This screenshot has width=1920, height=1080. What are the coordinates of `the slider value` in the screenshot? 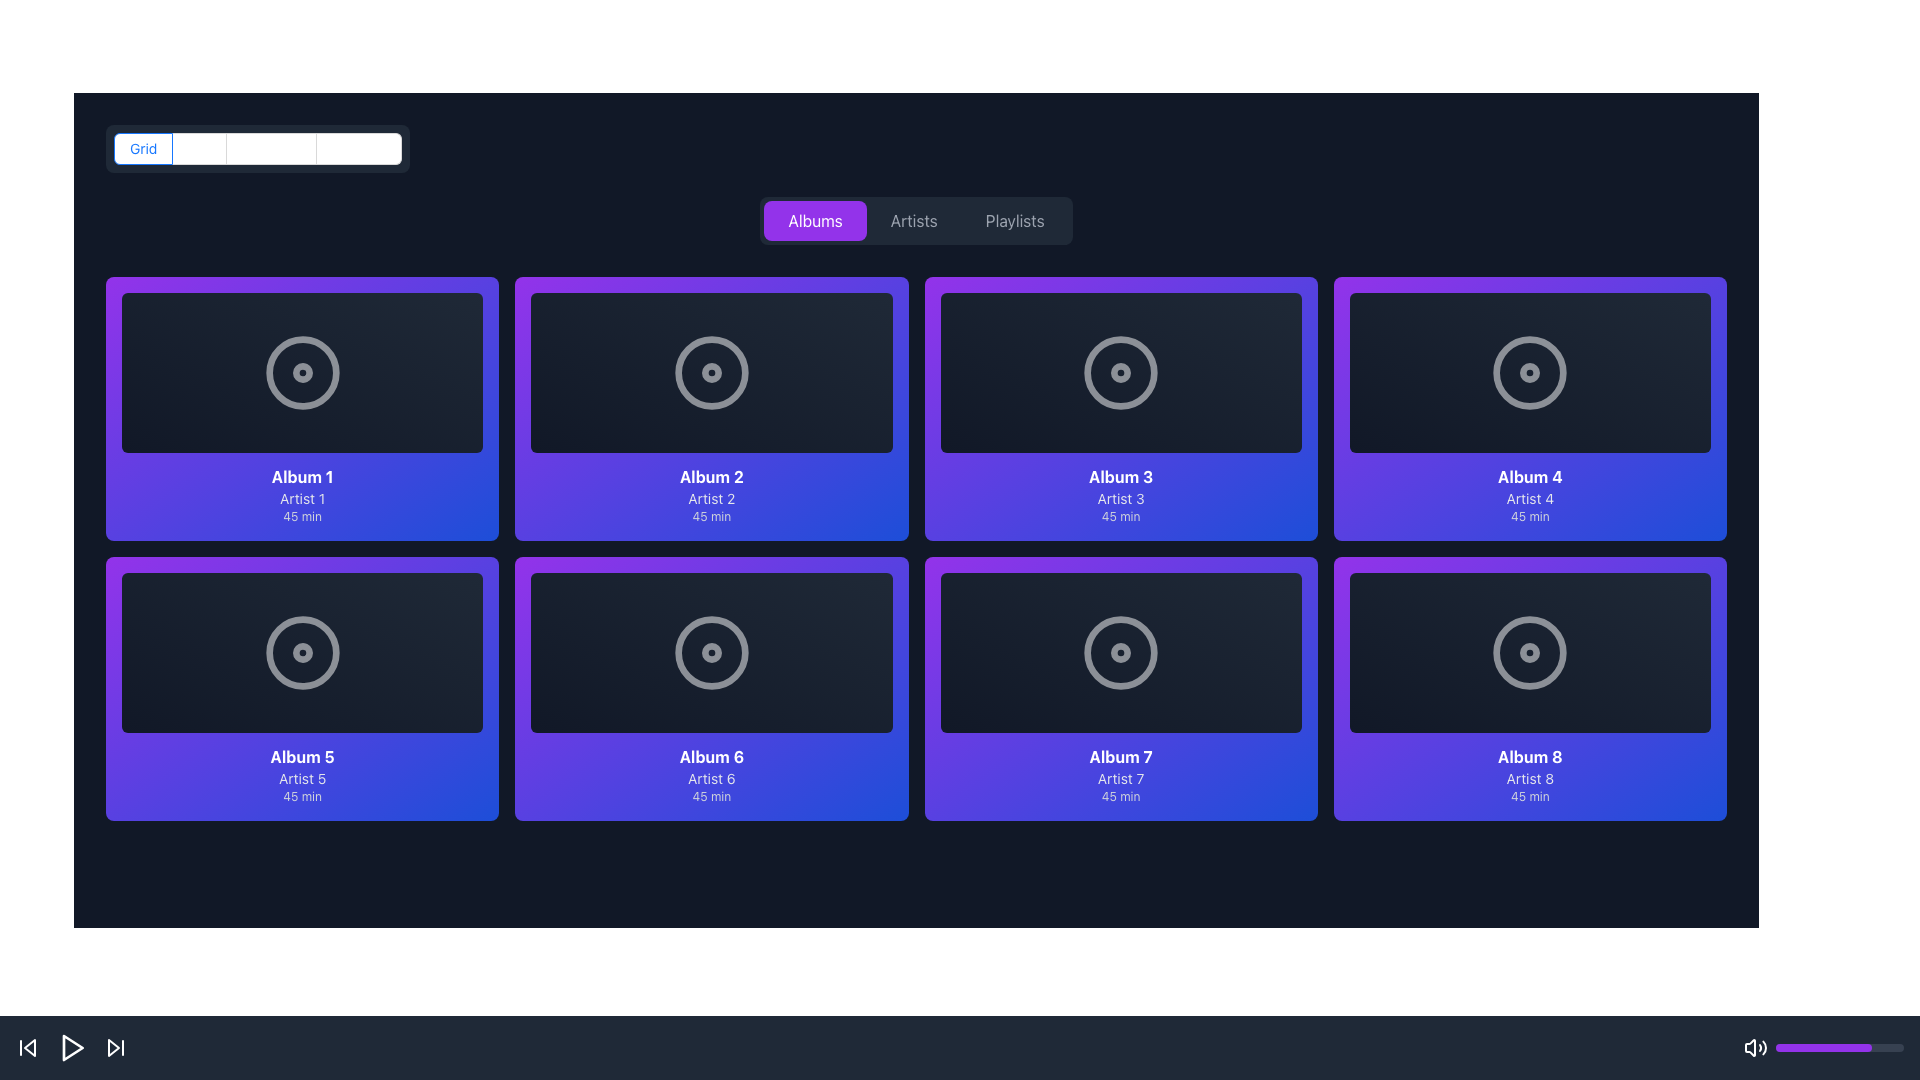 It's located at (1810, 1047).